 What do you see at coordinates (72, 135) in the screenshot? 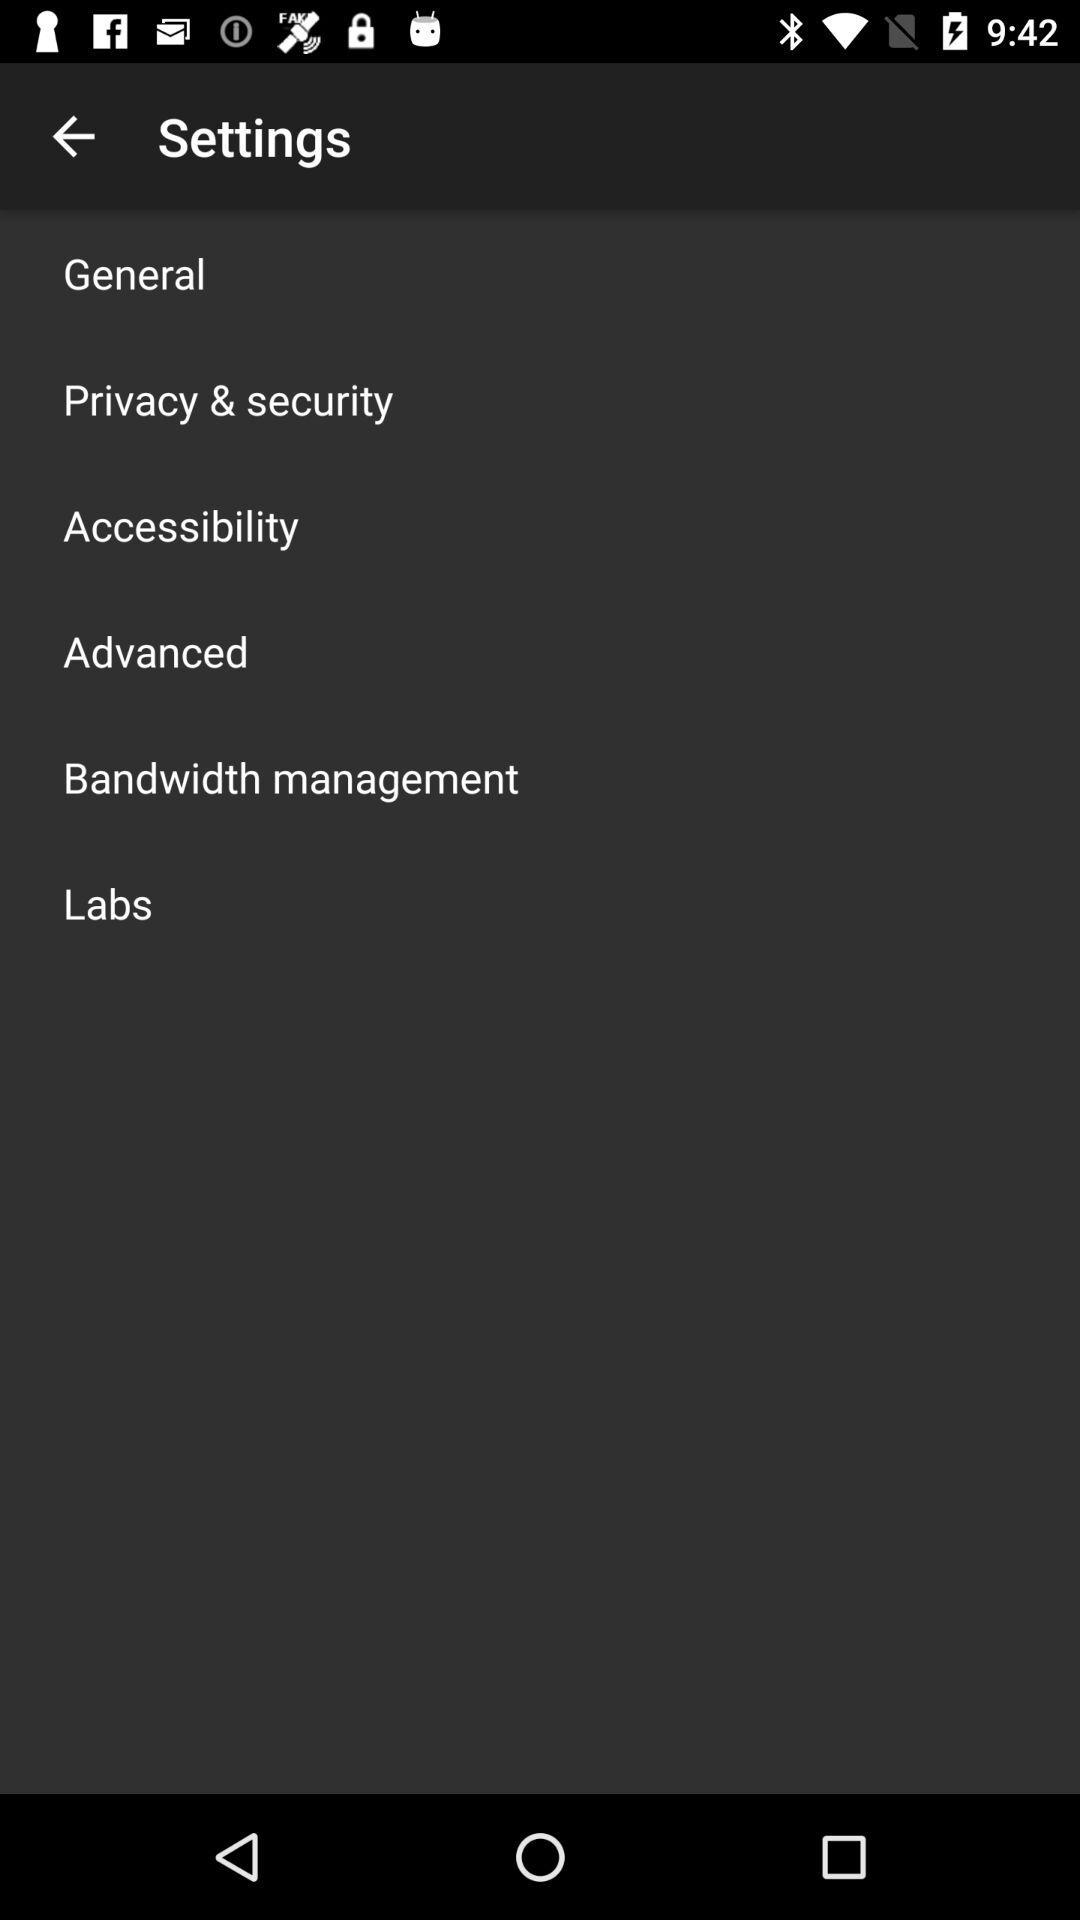
I see `app next to settings item` at bounding box center [72, 135].